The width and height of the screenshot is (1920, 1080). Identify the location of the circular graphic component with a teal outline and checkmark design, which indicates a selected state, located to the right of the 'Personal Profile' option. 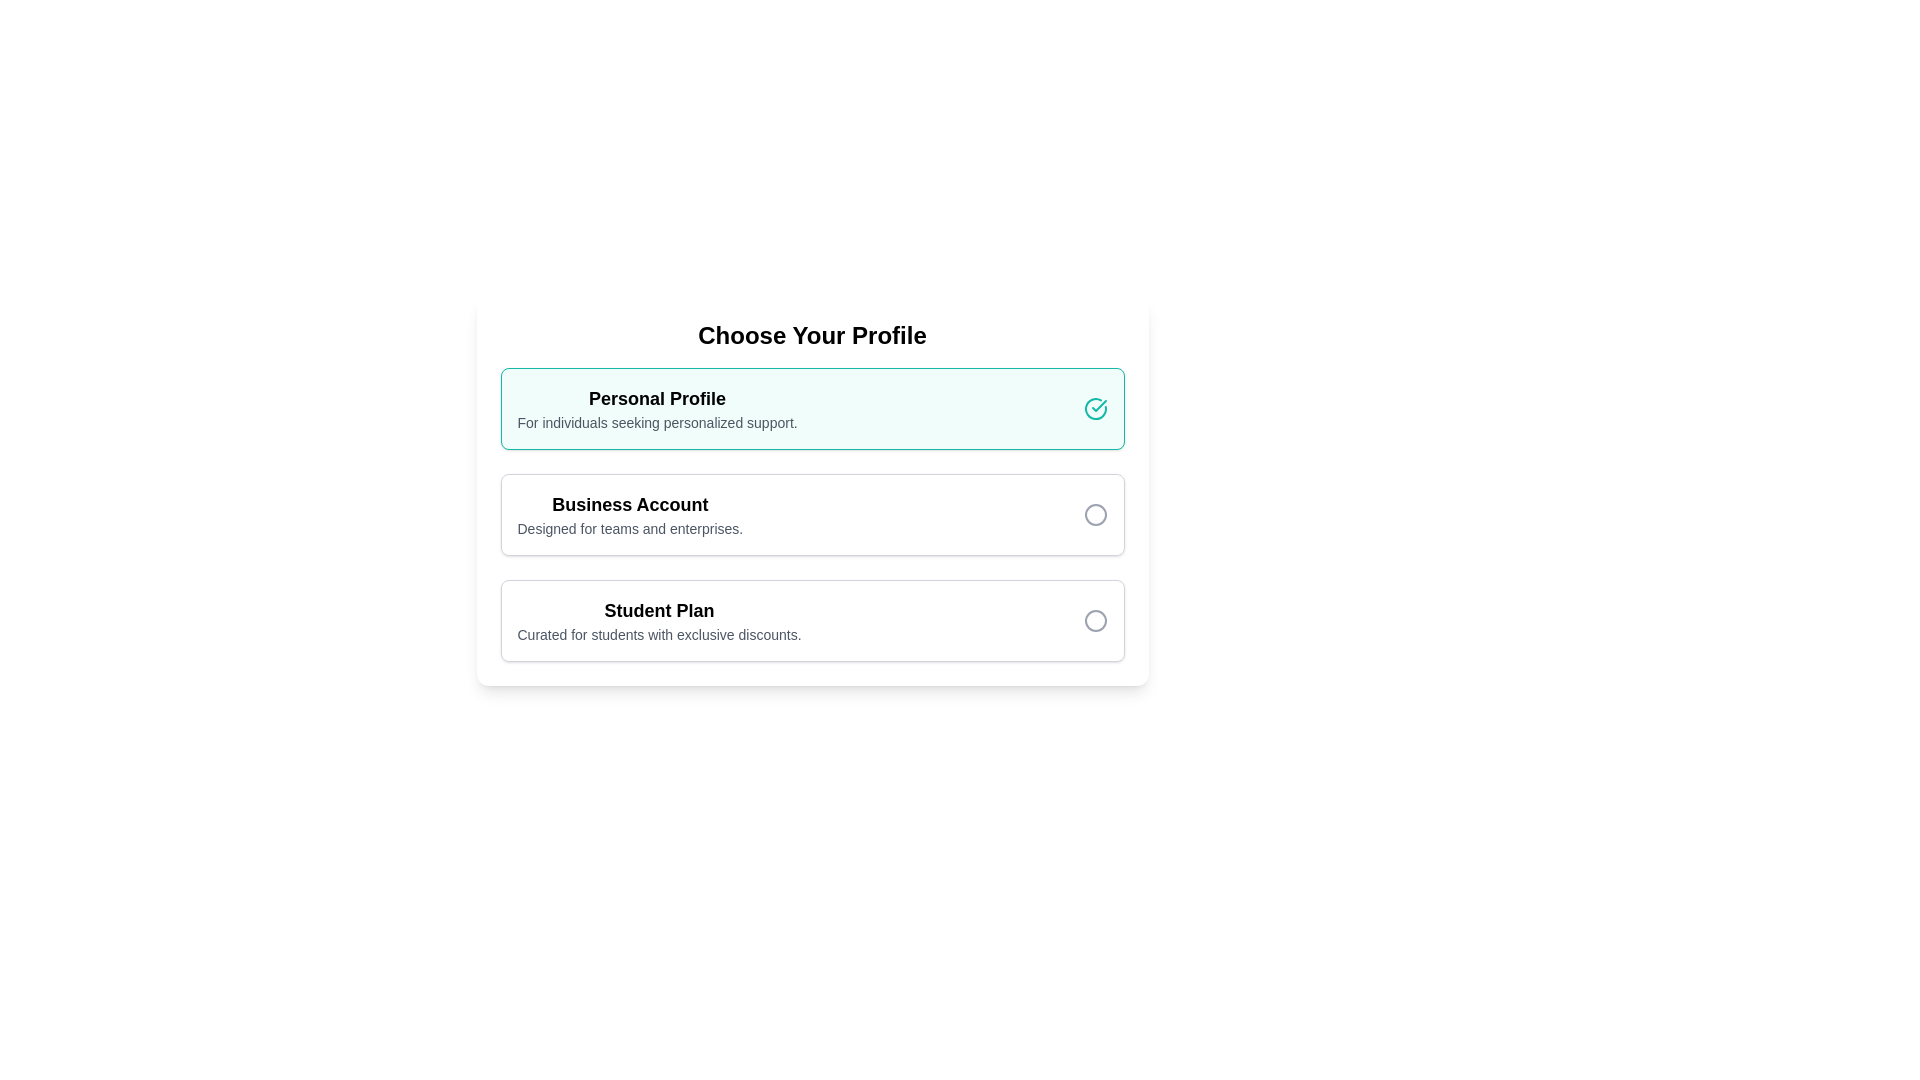
(1094, 407).